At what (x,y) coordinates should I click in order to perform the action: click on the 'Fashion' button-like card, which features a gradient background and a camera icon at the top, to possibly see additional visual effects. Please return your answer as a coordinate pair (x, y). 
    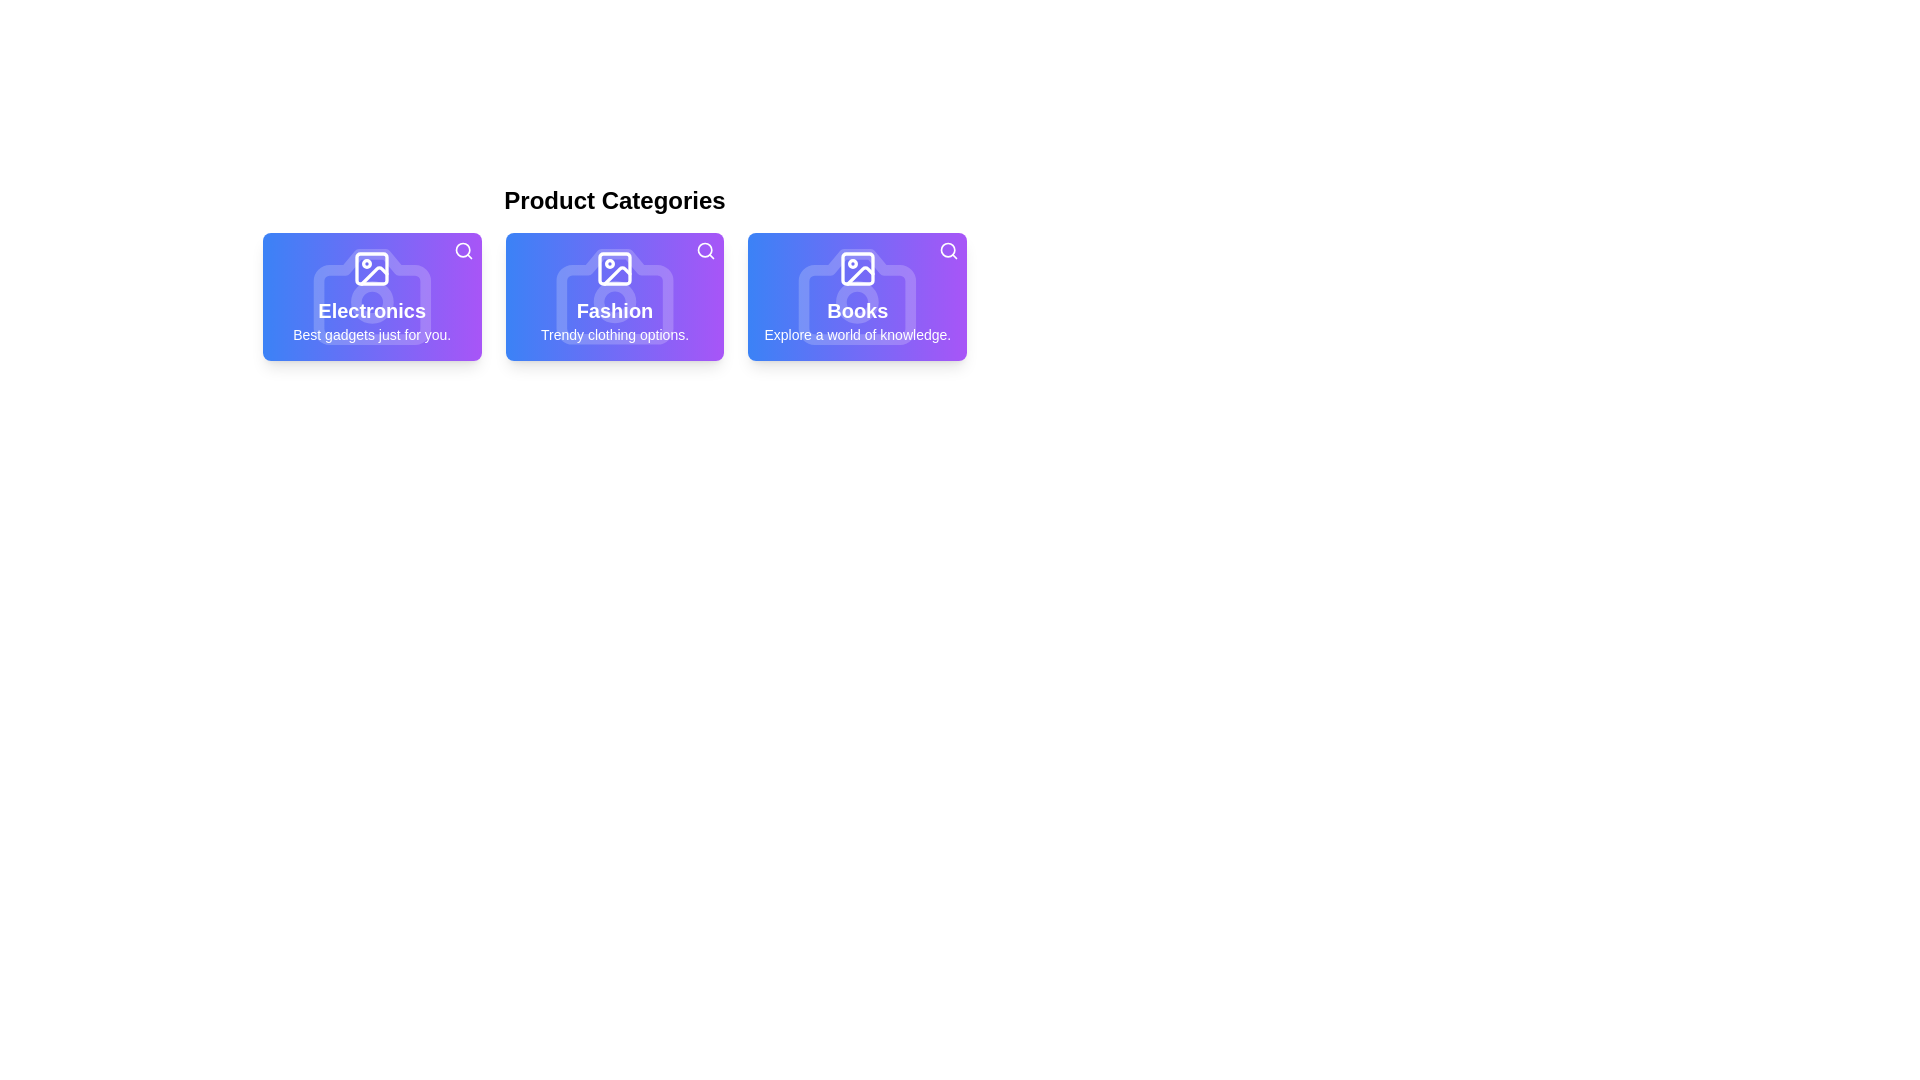
    Looking at the image, I should click on (613, 297).